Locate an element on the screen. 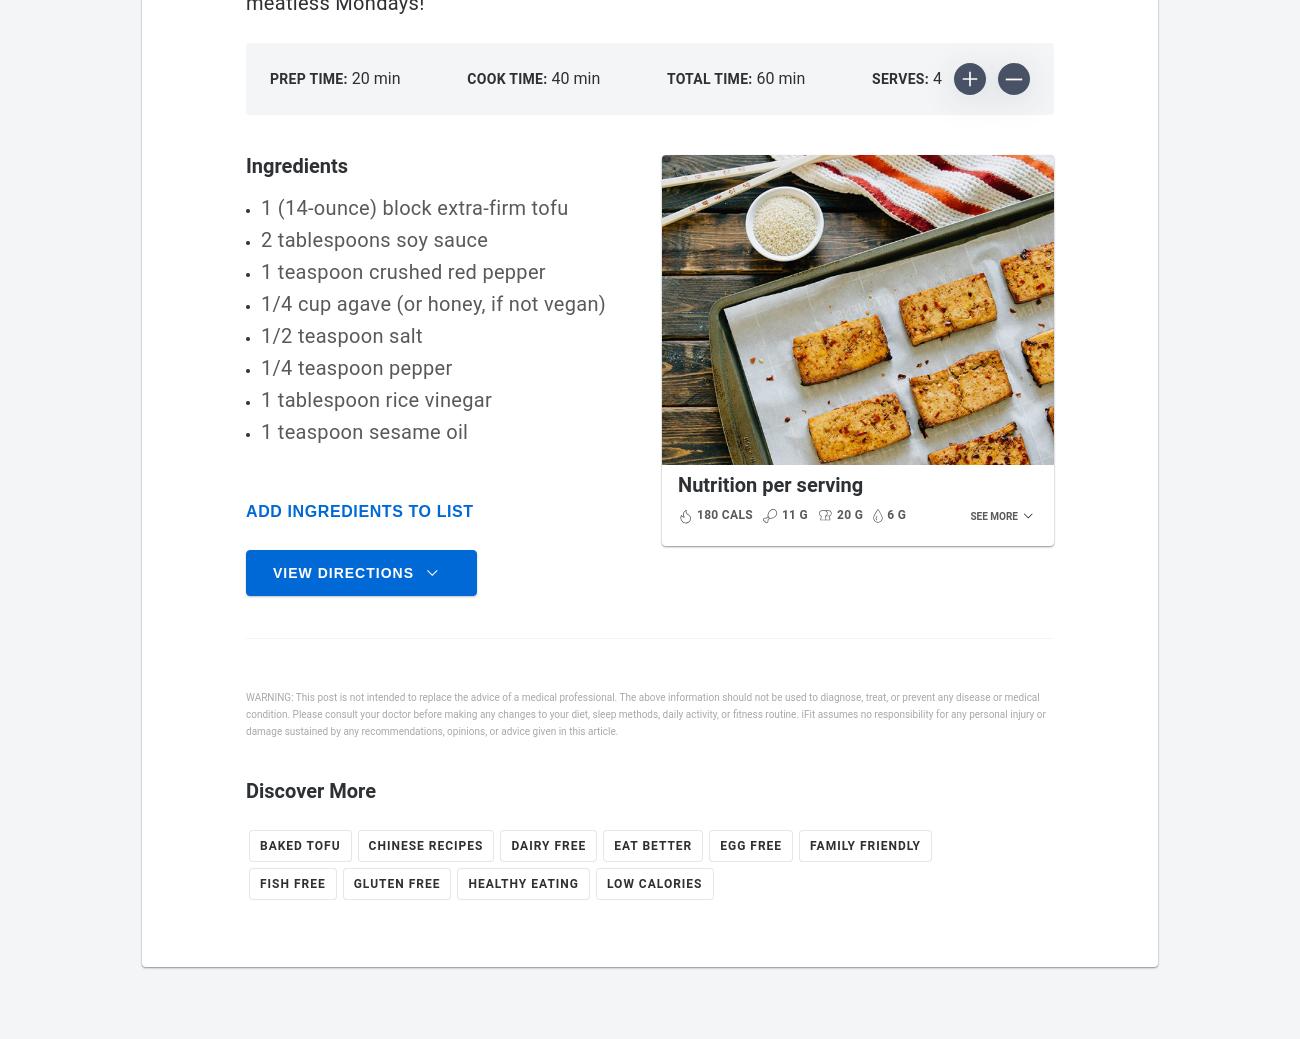  '1/2' is located at coordinates (276, 336).